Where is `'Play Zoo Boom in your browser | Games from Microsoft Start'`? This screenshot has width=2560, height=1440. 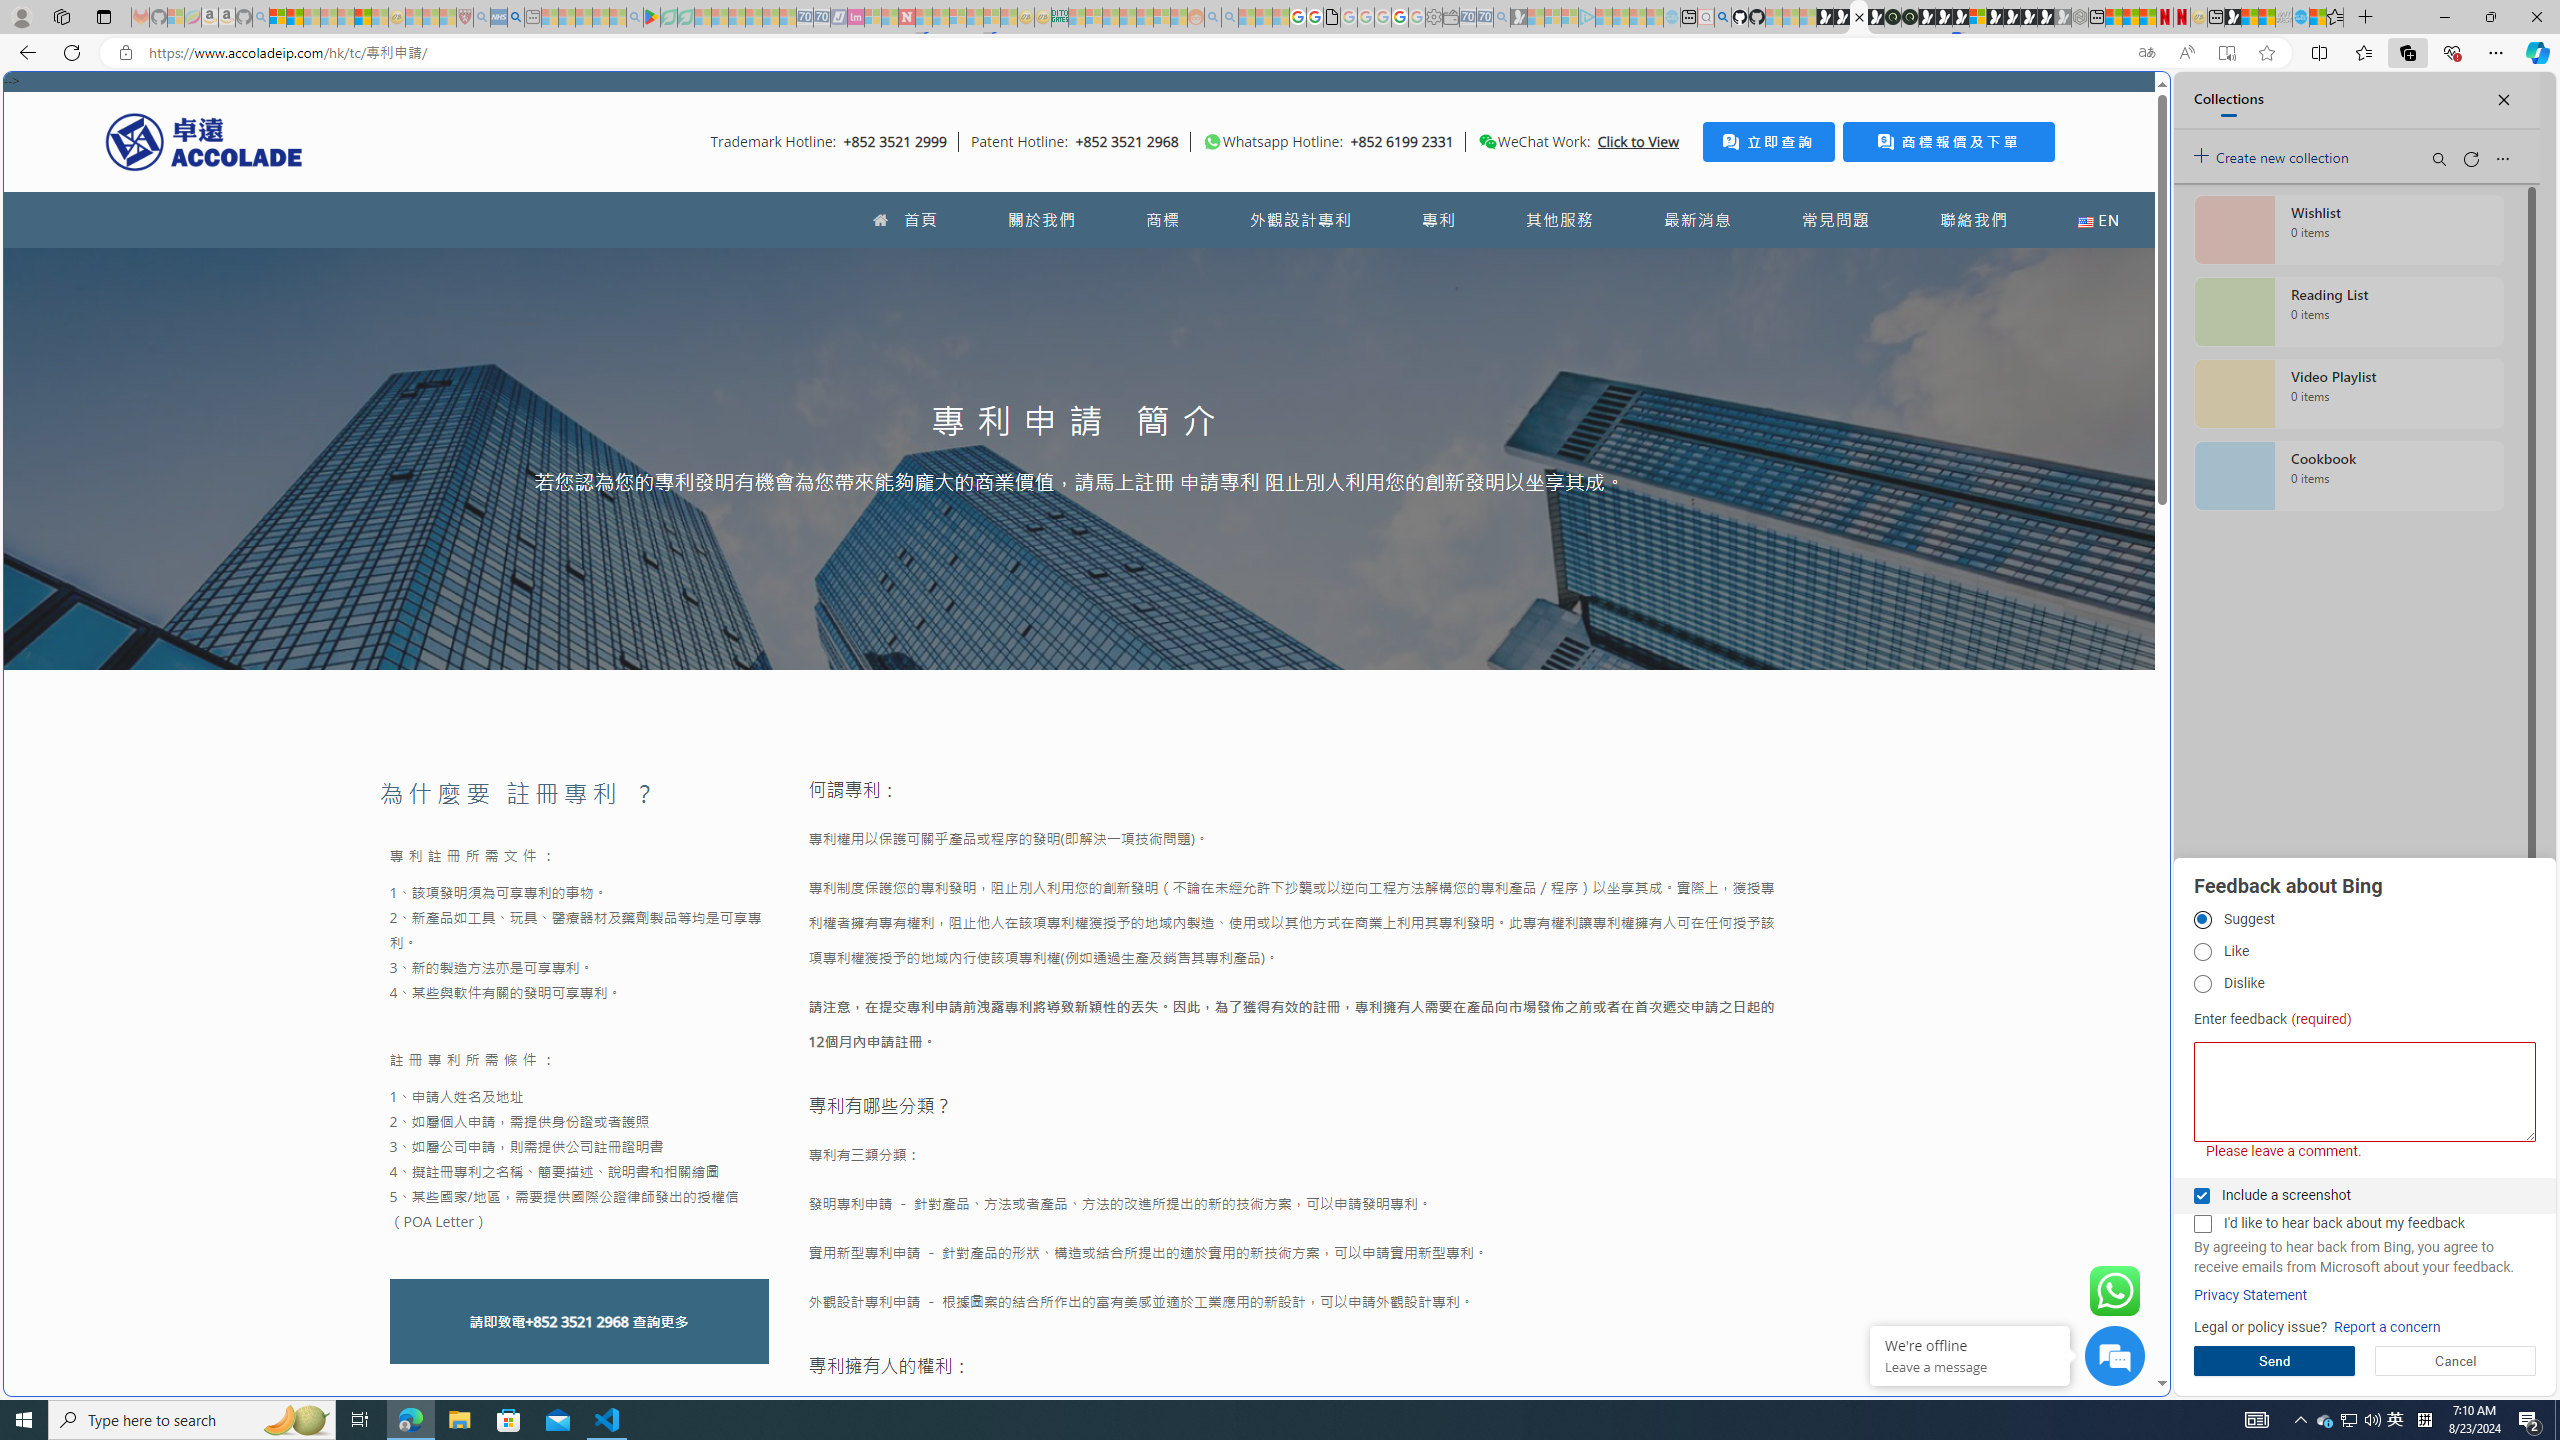 'Play Zoo Boom in your browser | Games from Microsoft Start' is located at coordinates (1840, 16).